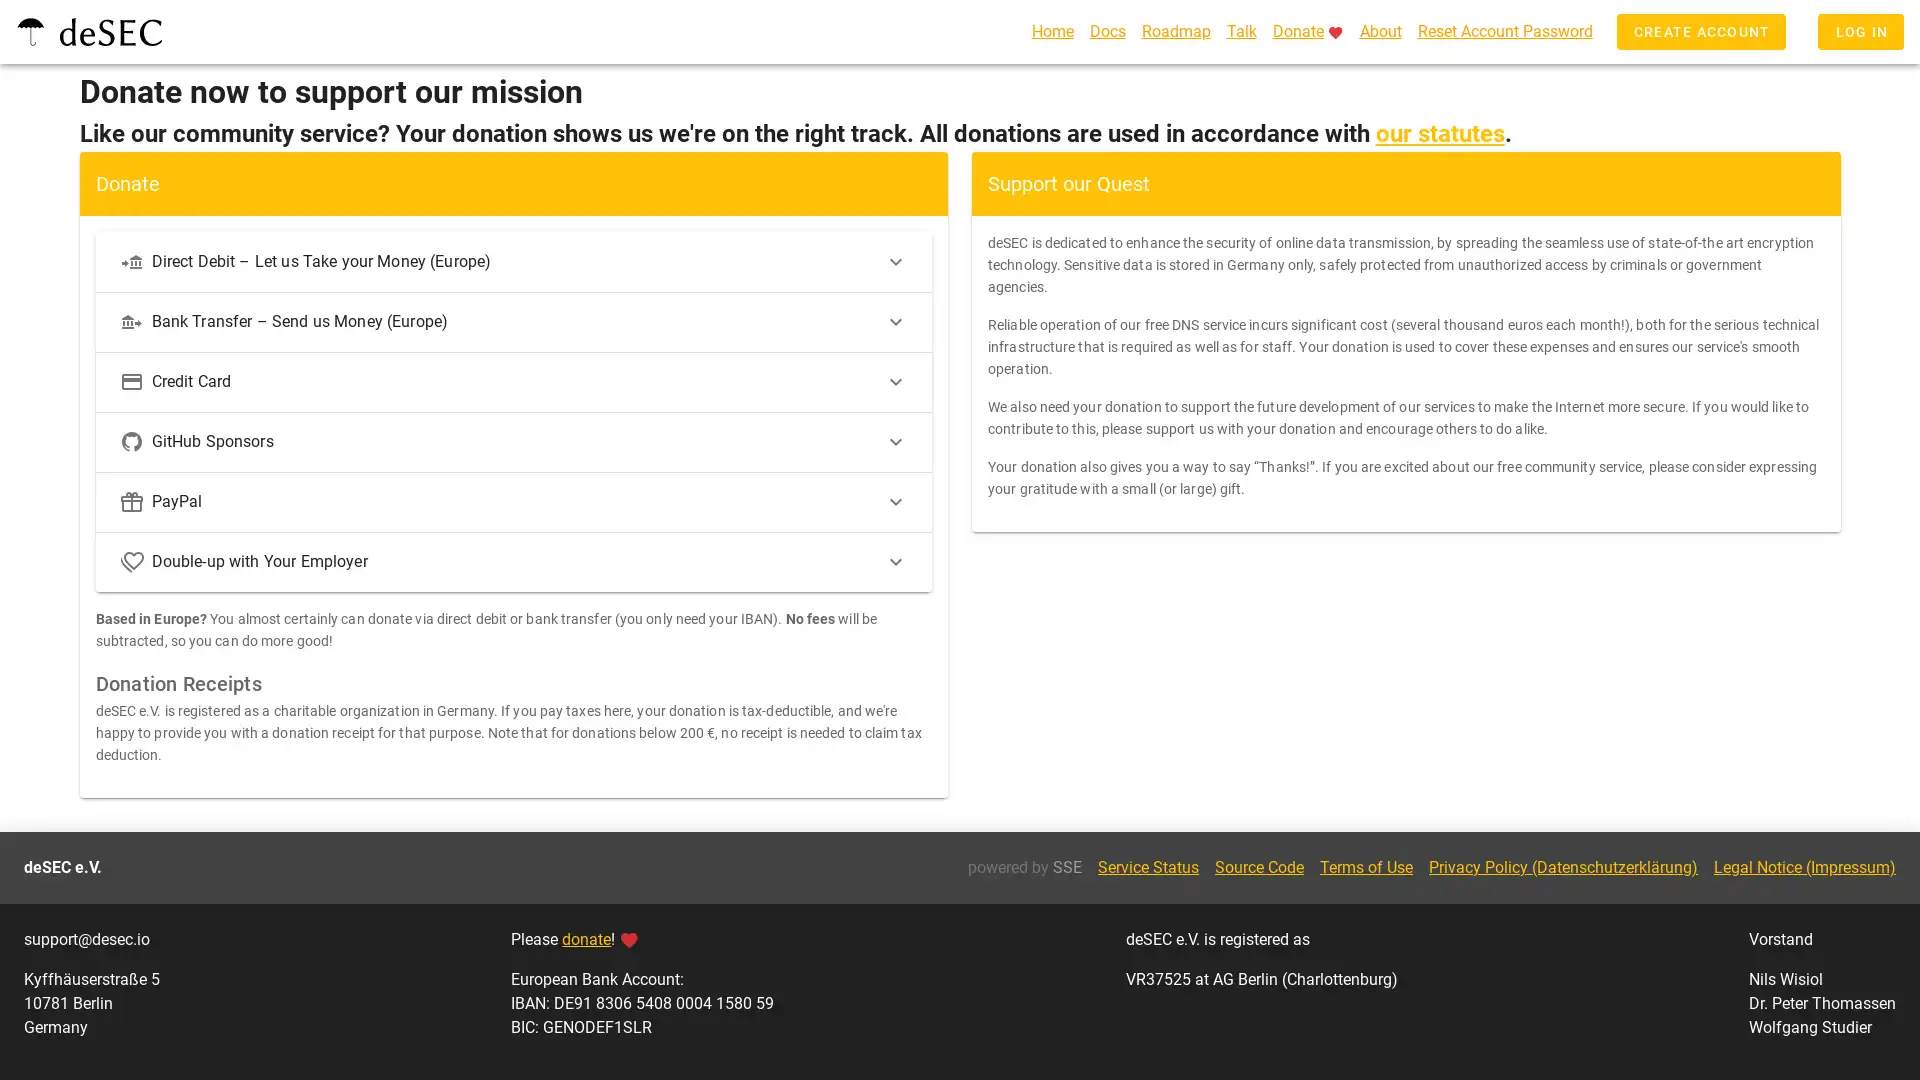  Describe the element at coordinates (513, 508) in the screenshot. I see `PayPal` at that location.